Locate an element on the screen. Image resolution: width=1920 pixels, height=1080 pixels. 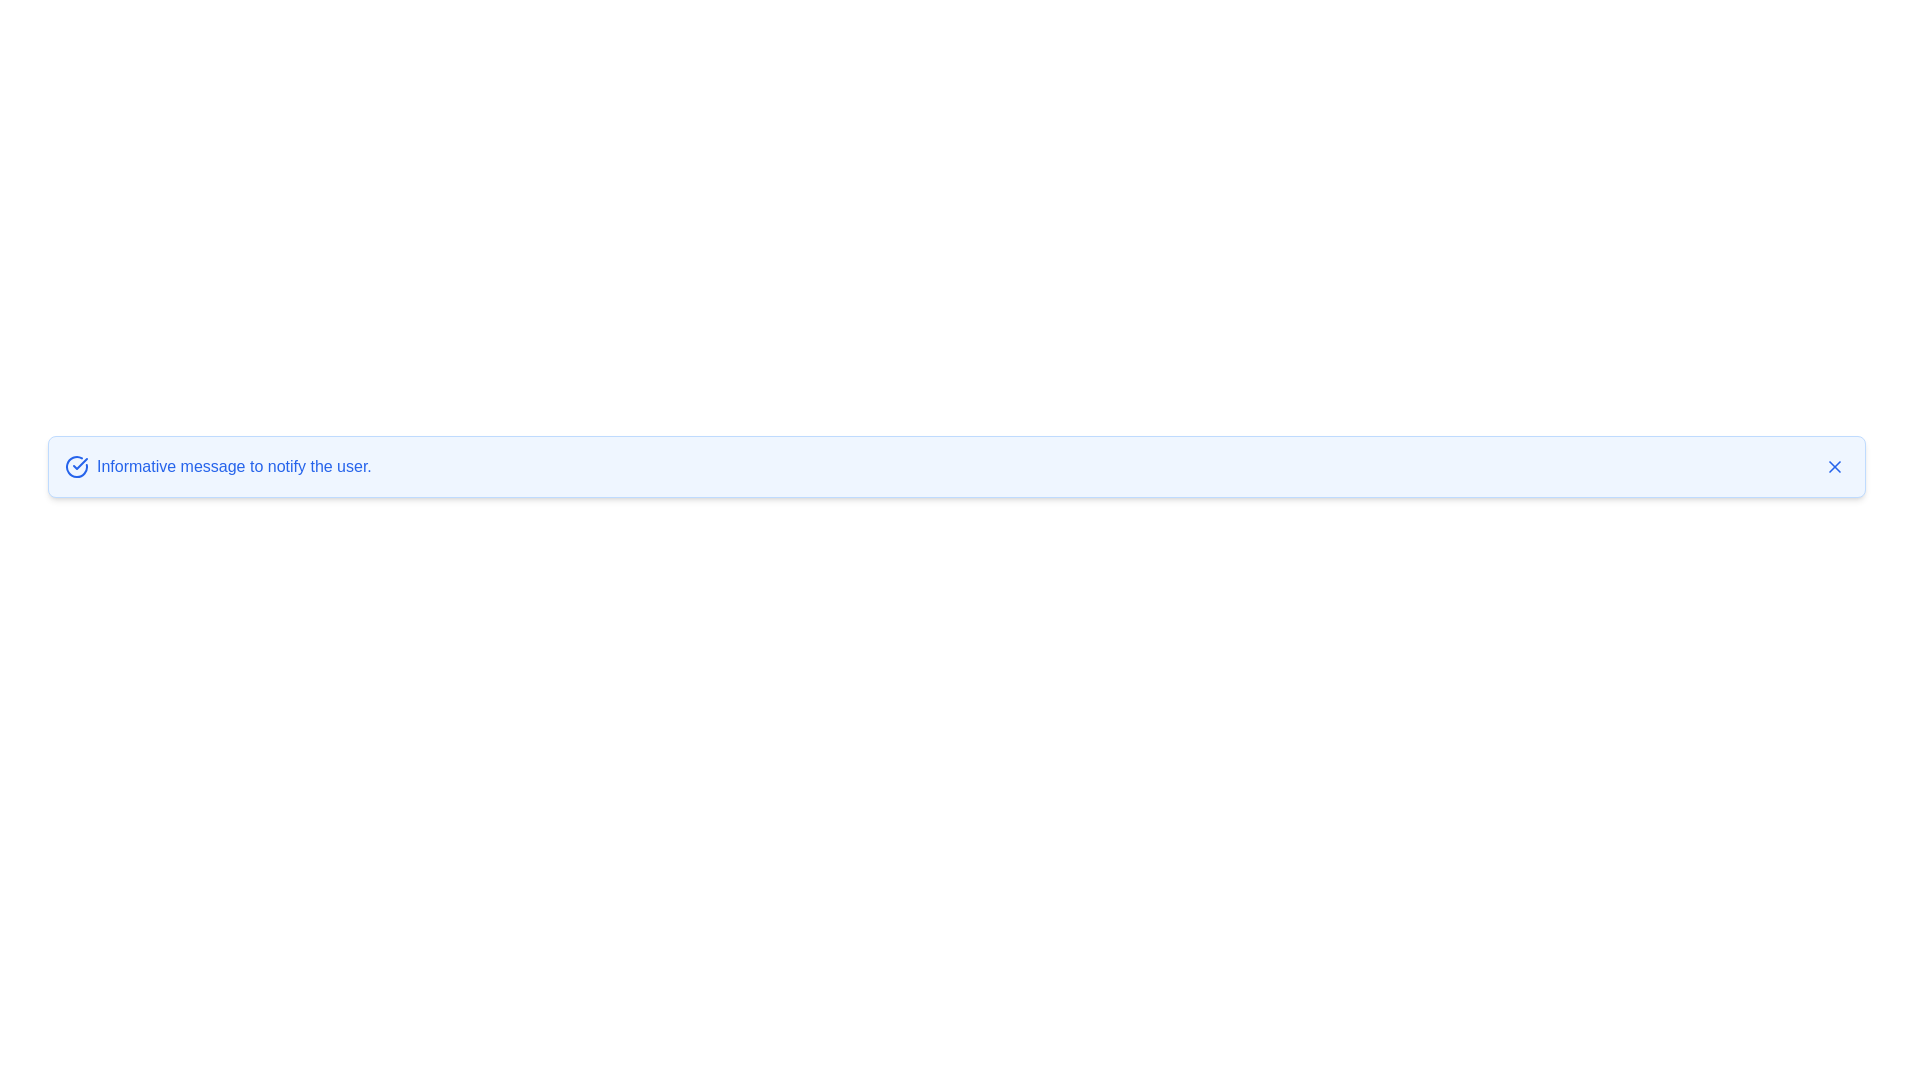
the Notification bar which has a light blue background and contains the message 'Informative message to notify the user.' is located at coordinates (955, 466).